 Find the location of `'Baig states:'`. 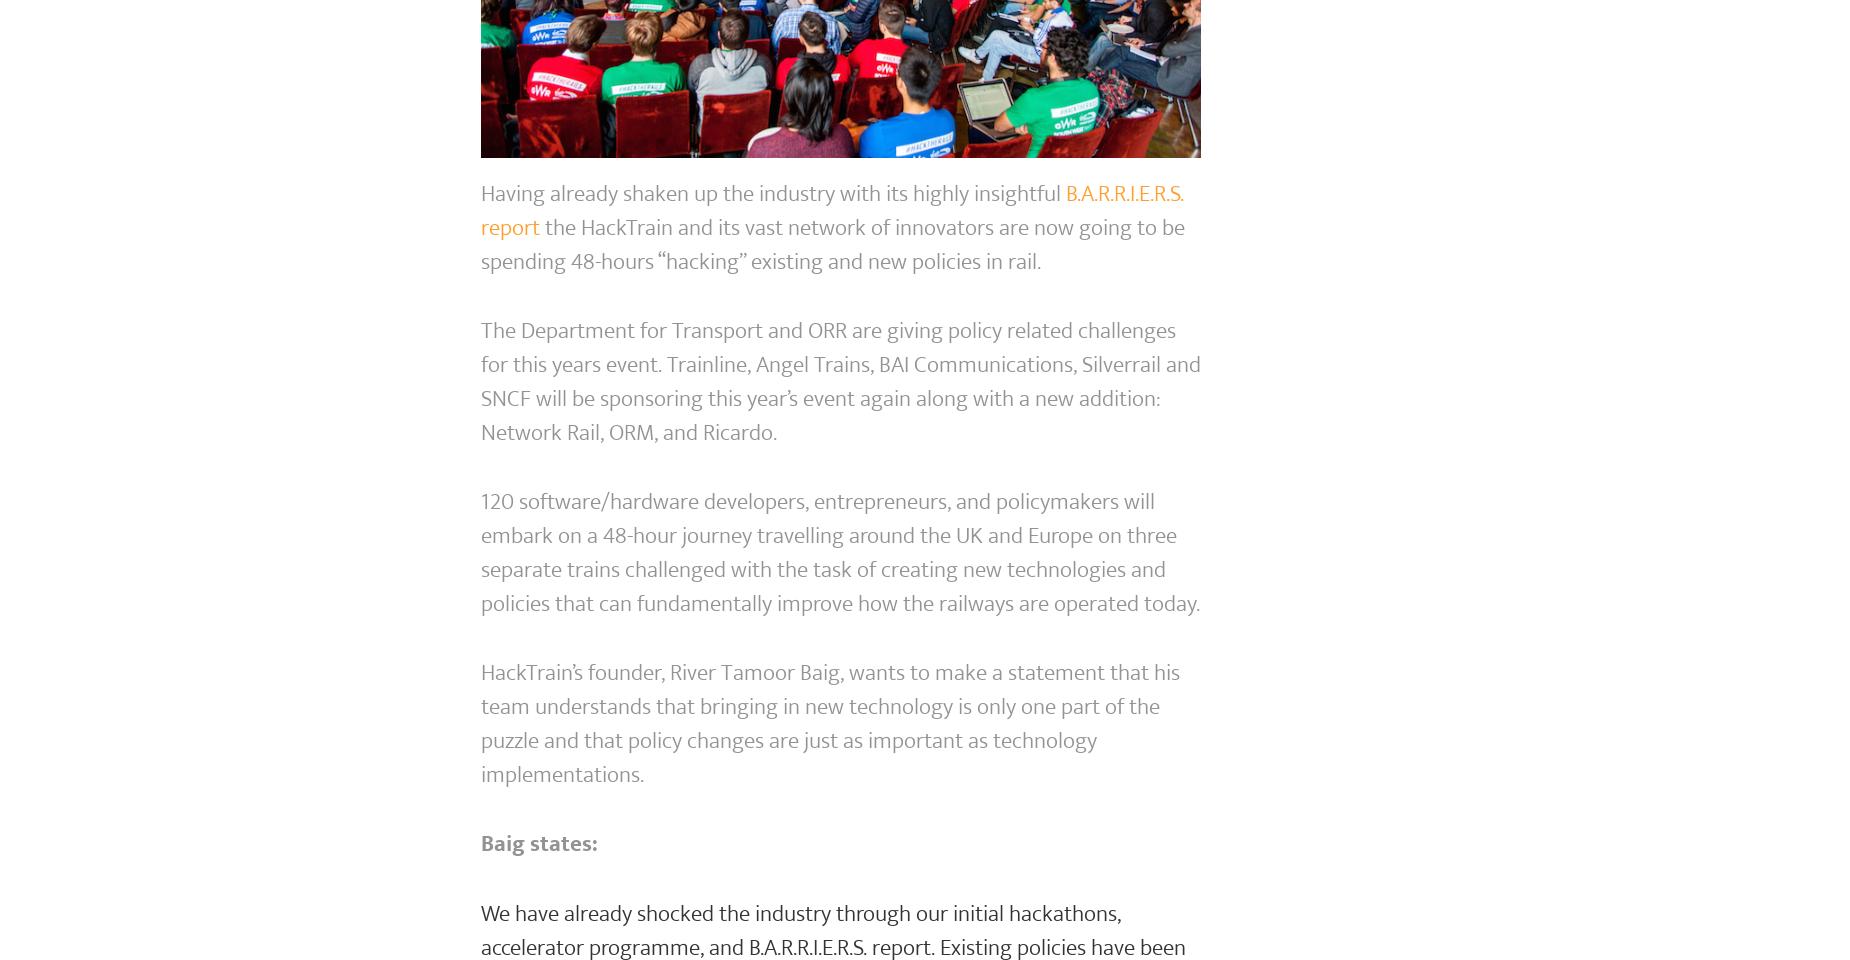

'Baig states:' is located at coordinates (538, 843).